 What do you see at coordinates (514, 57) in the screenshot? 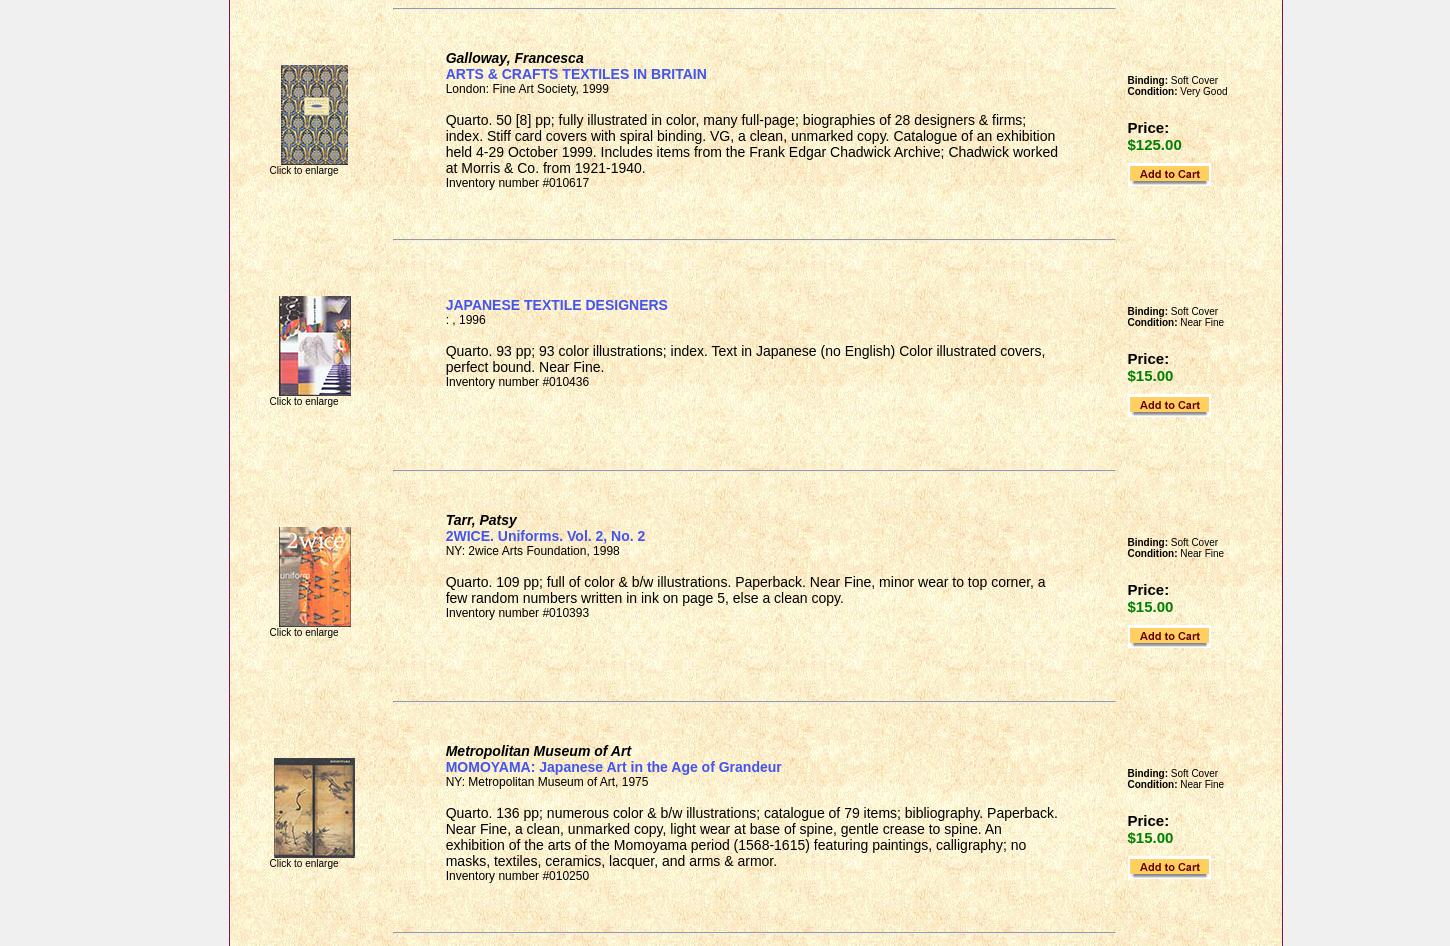
I see `'Galloway, Francesca'` at bounding box center [514, 57].